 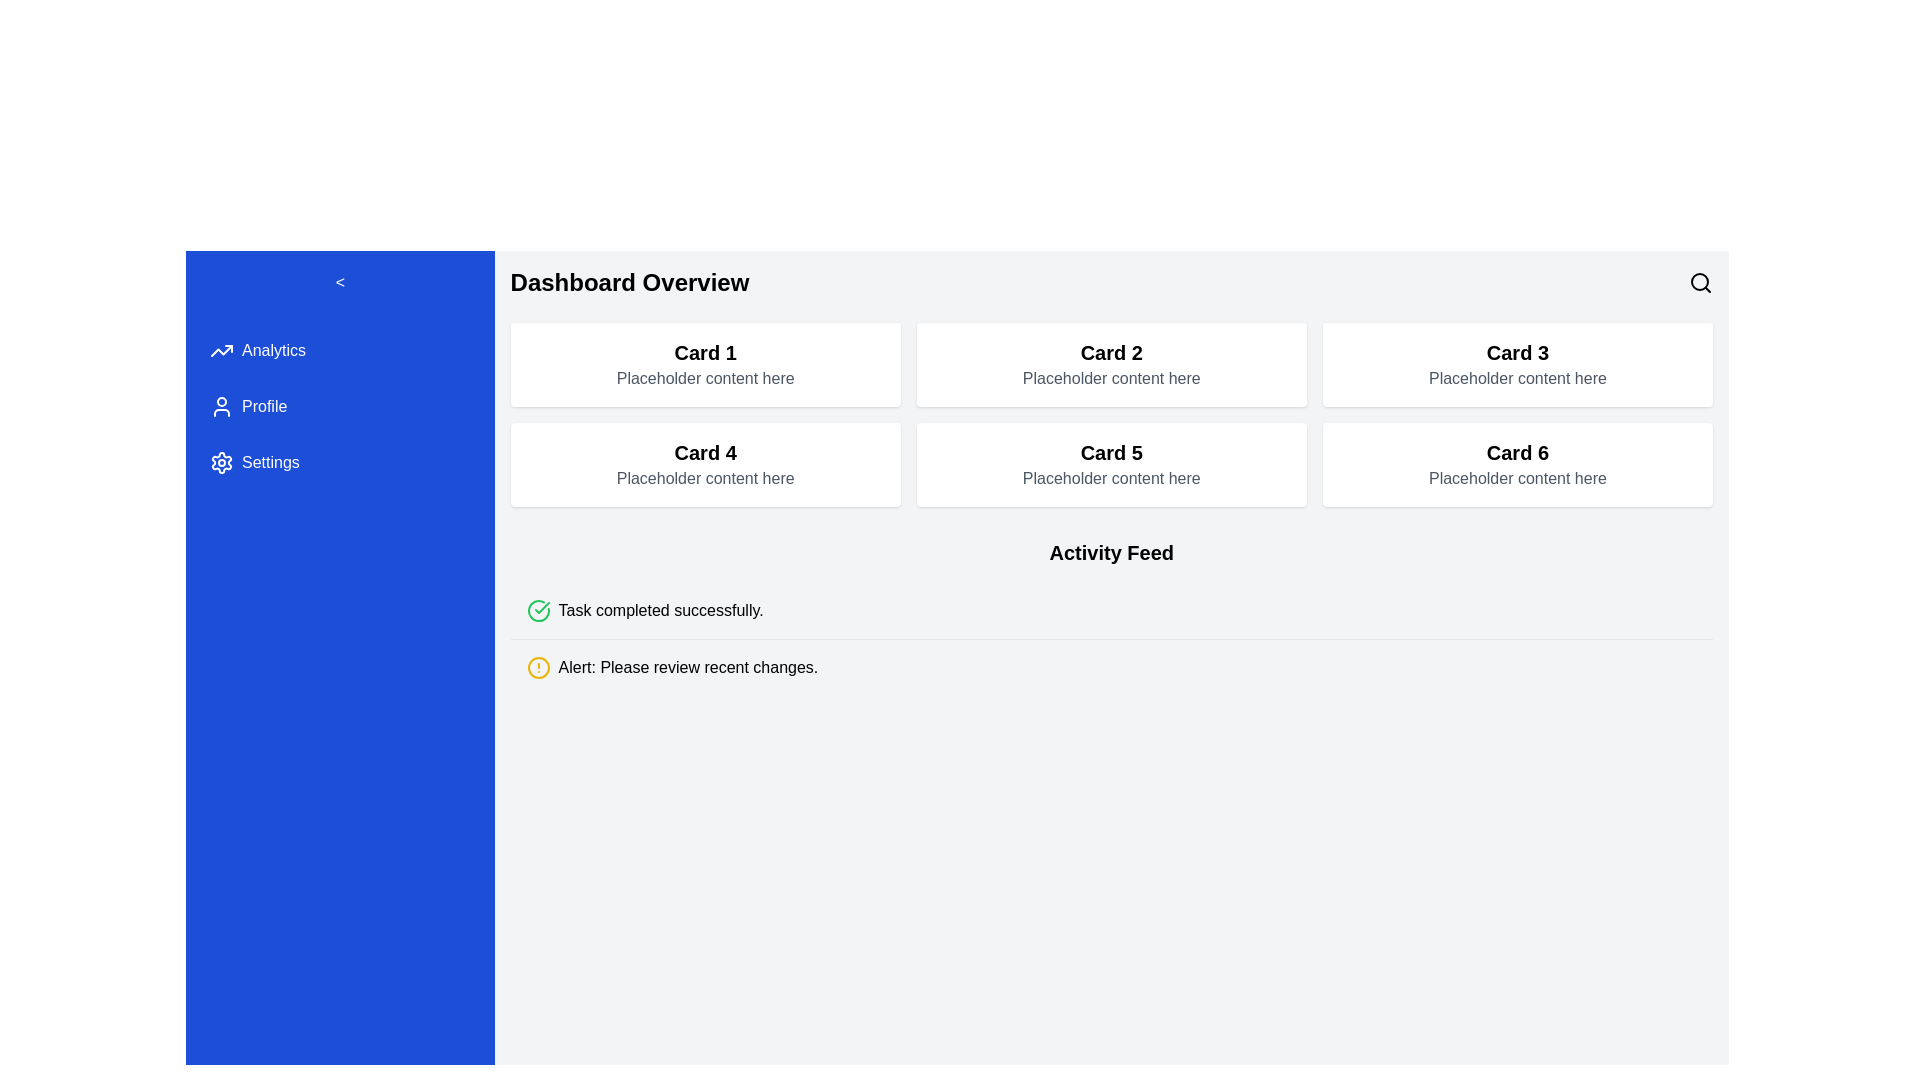 What do you see at coordinates (1699, 282) in the screenshot?
I see `the circular magnifying glass icon button located at the far right end of the 'Dashboard Overview' header for keyboard navigation` at bounding box center [1699, 282].